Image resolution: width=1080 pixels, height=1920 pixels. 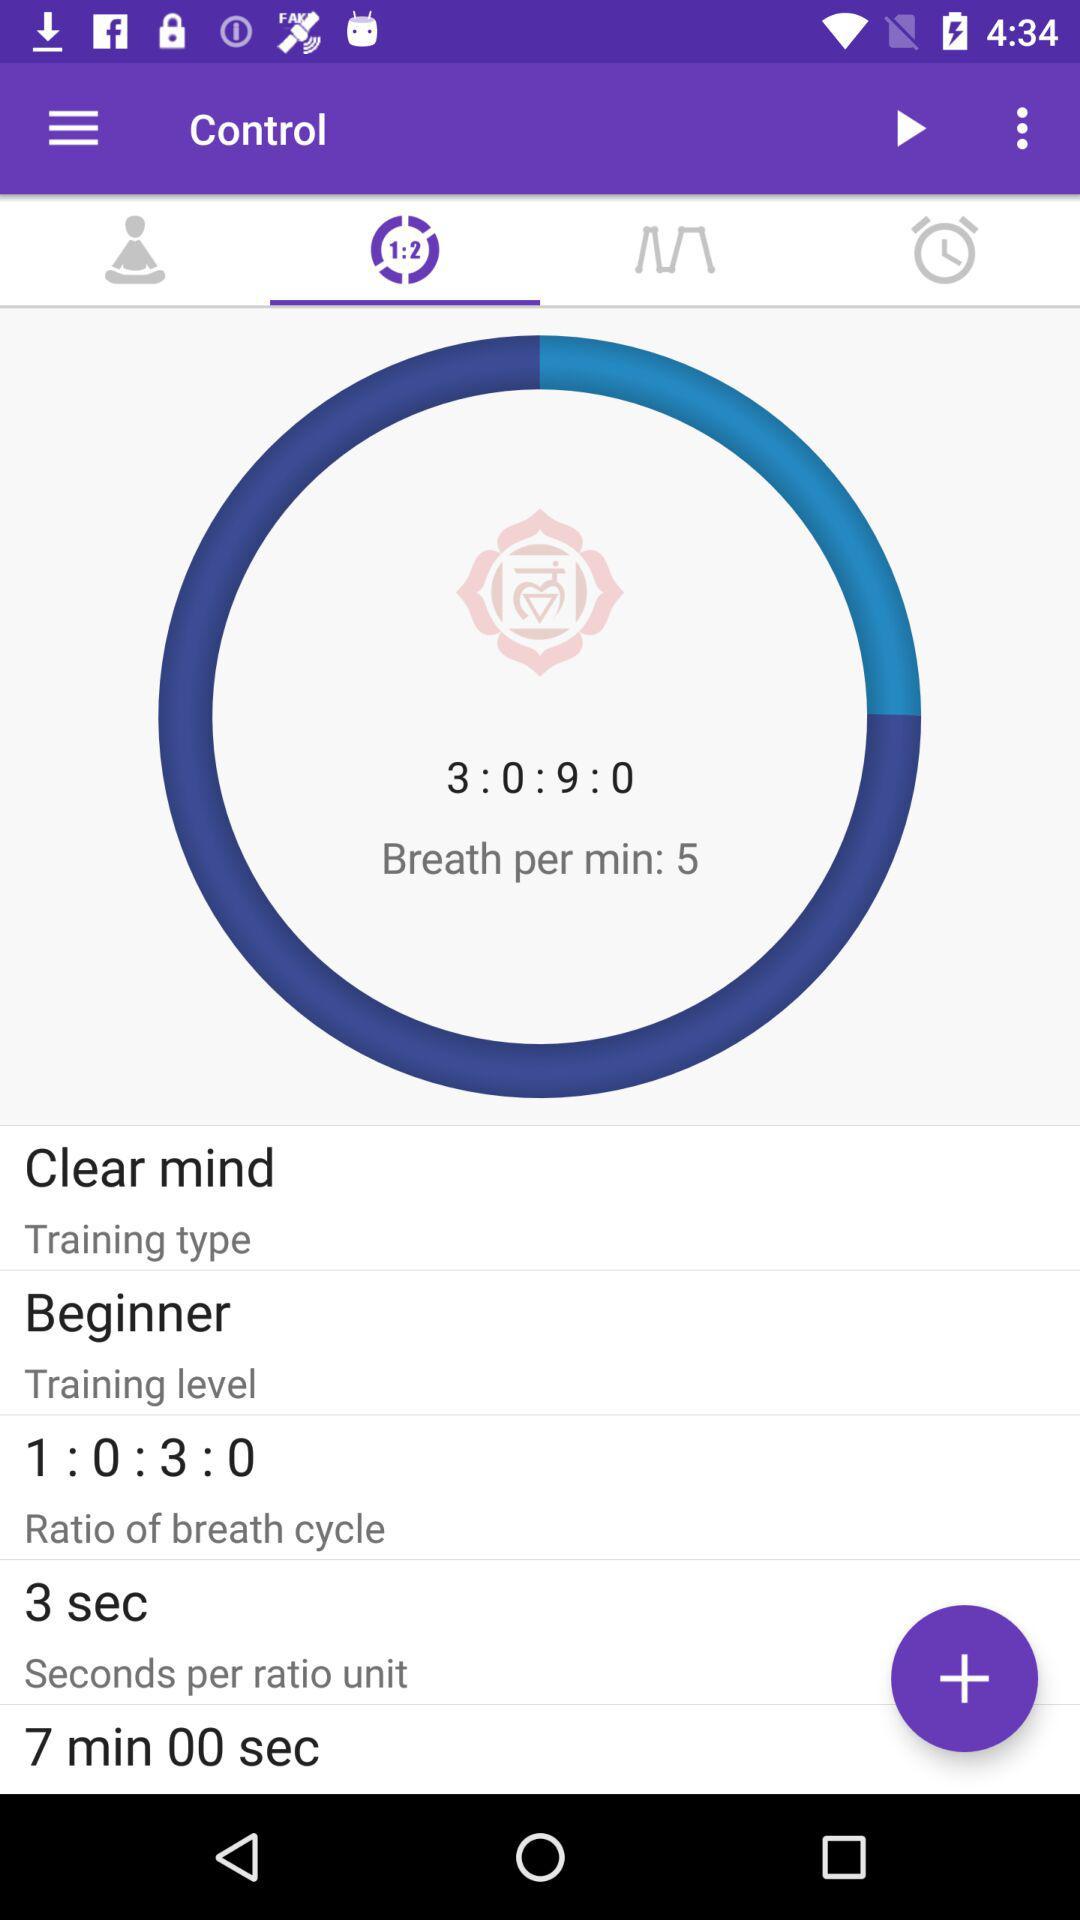 I want to click on item above 7 min 00, so click(x=540, y=1672).